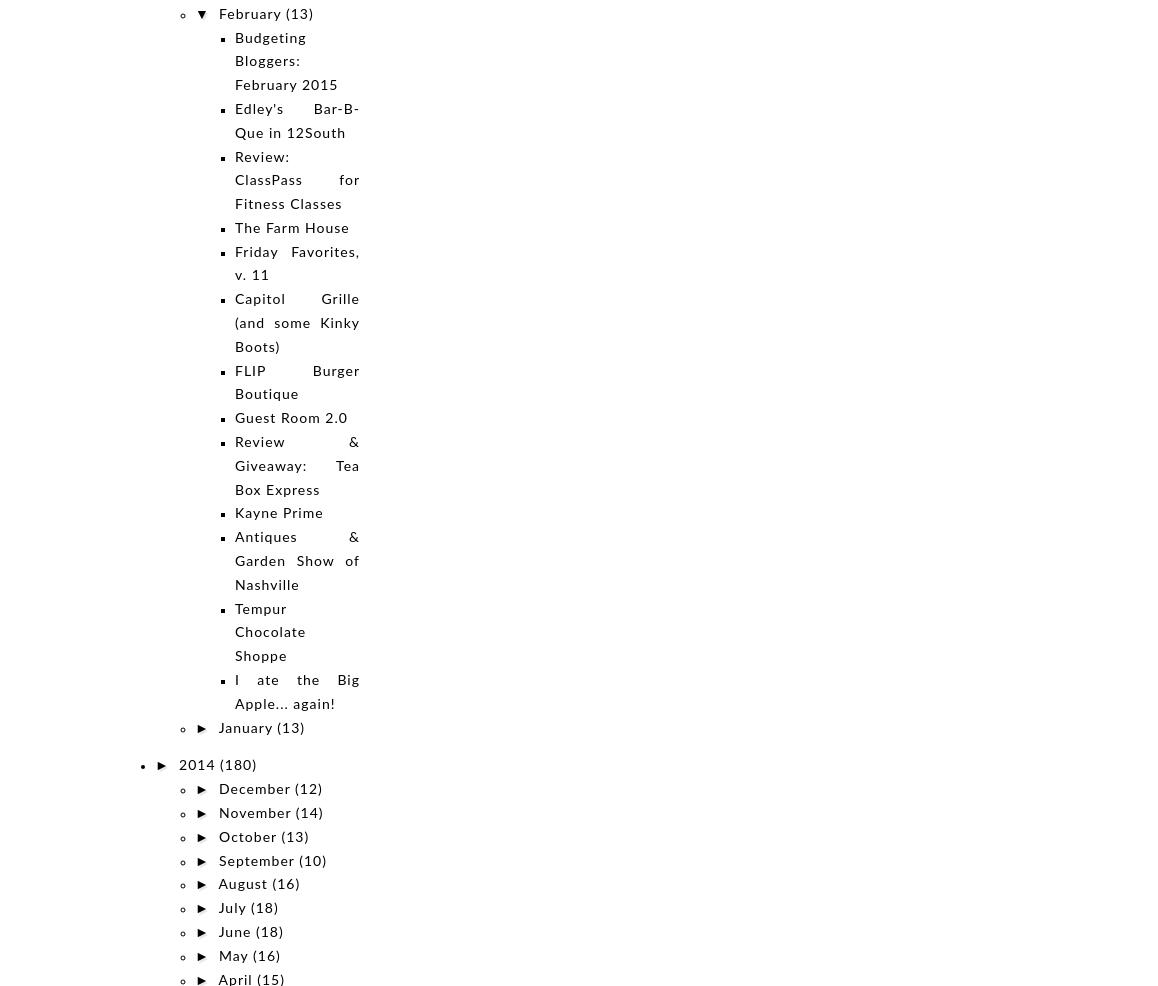 The image size is (1158, 986). What do you see at coordinates (218, 789) in the screenshot?
I see `'December'` at bounding box center [218, 789].